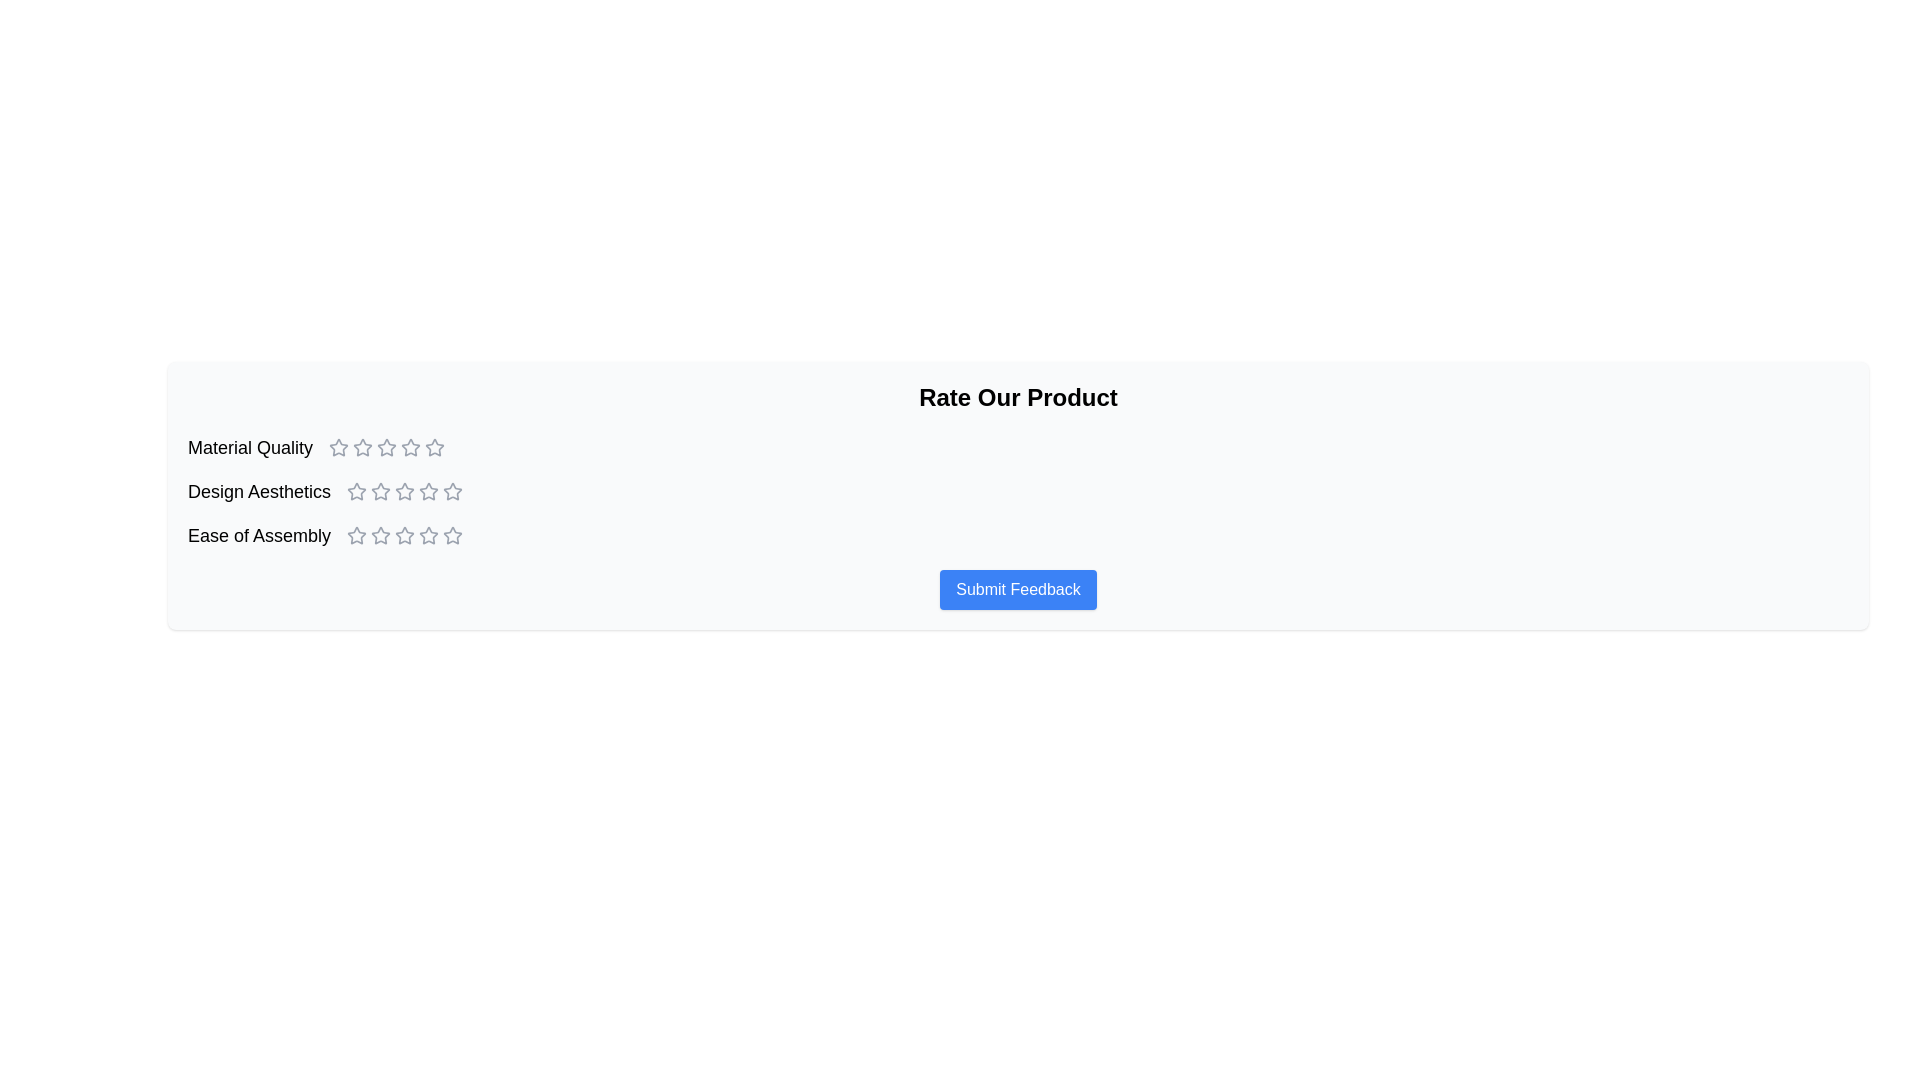 The width and height of the screenshot is (1920, 1080). What do you see at coordinates (404, 492) in the screenshot?
I see `the fourth rating star` at bounding box center [404, 492].